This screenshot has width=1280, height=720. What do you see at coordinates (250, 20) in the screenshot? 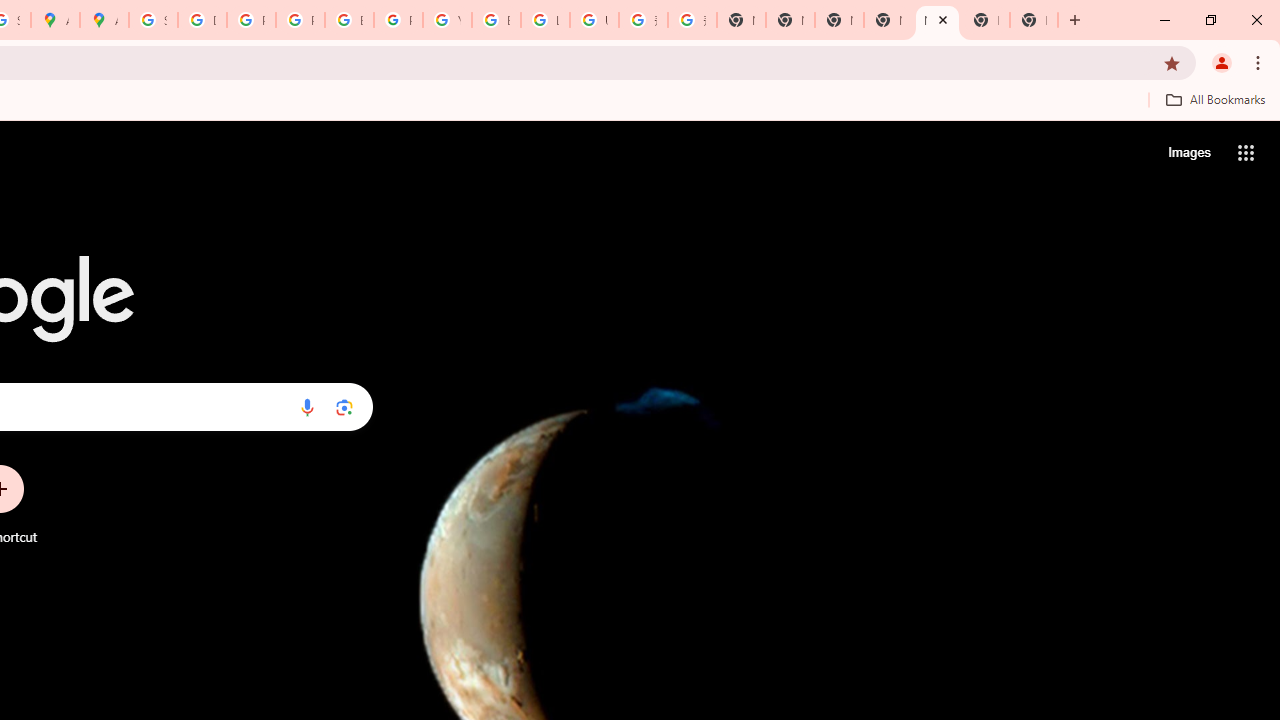
I see `'Privacy Help Center - Policies Help'` at bounding box center [250, 20].